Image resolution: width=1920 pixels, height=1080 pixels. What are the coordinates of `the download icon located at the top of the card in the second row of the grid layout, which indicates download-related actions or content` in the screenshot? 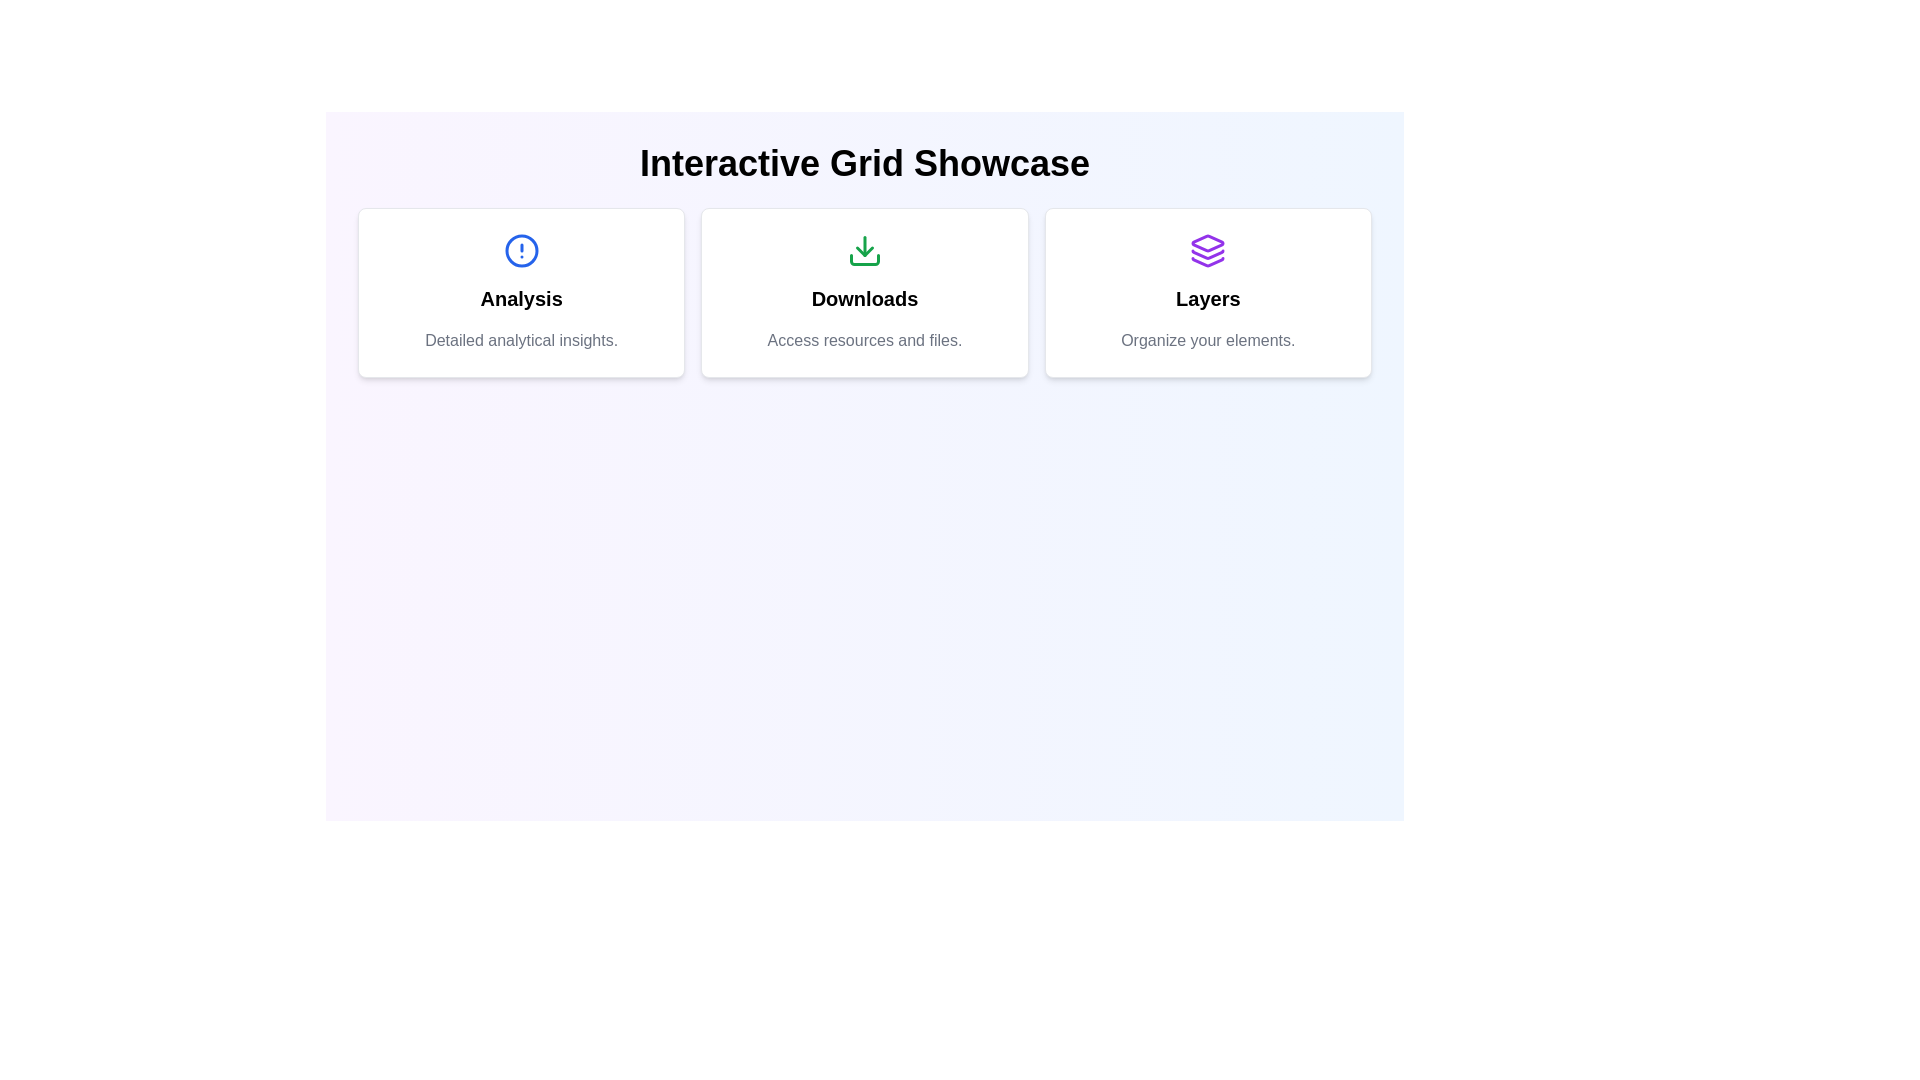 It's located at (864, 249).